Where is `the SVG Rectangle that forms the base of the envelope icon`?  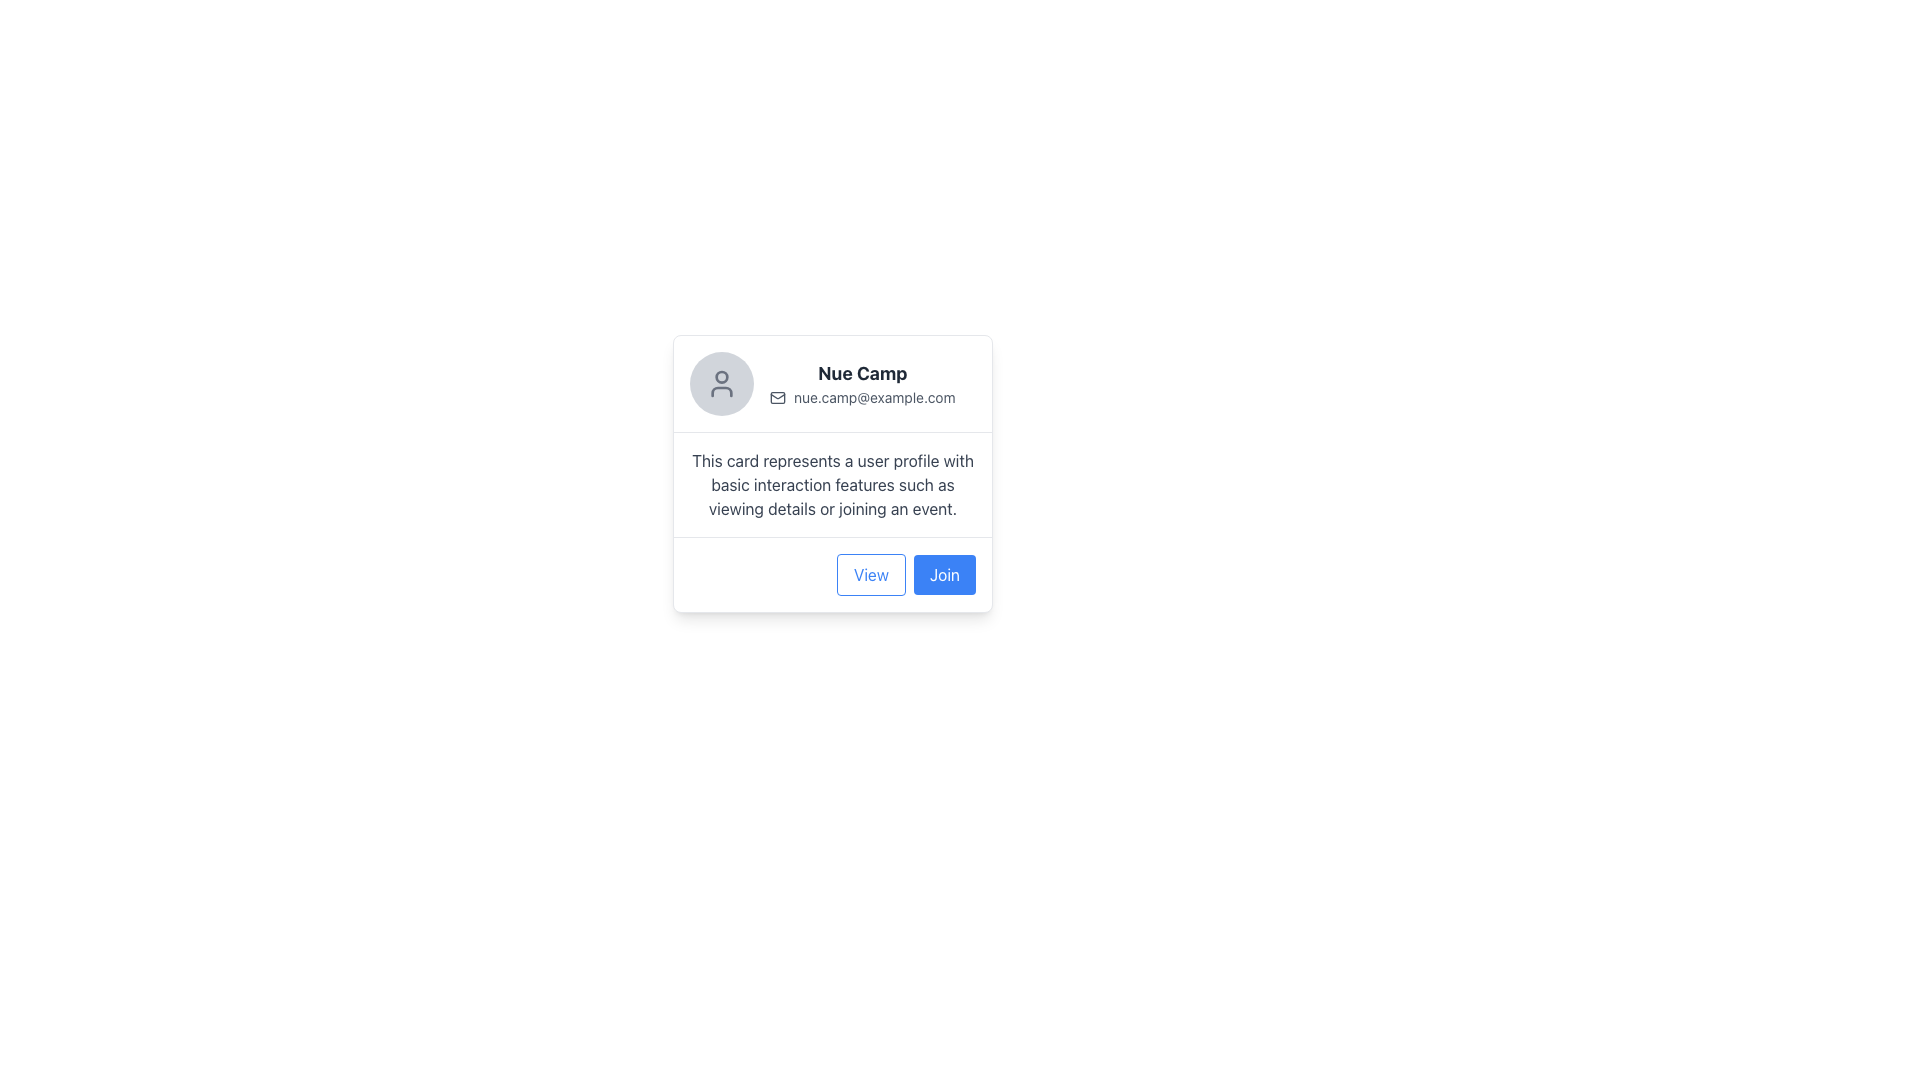
the SVG Rectangle that forms the base of the envelope icon is located at coordinates (776, 397).